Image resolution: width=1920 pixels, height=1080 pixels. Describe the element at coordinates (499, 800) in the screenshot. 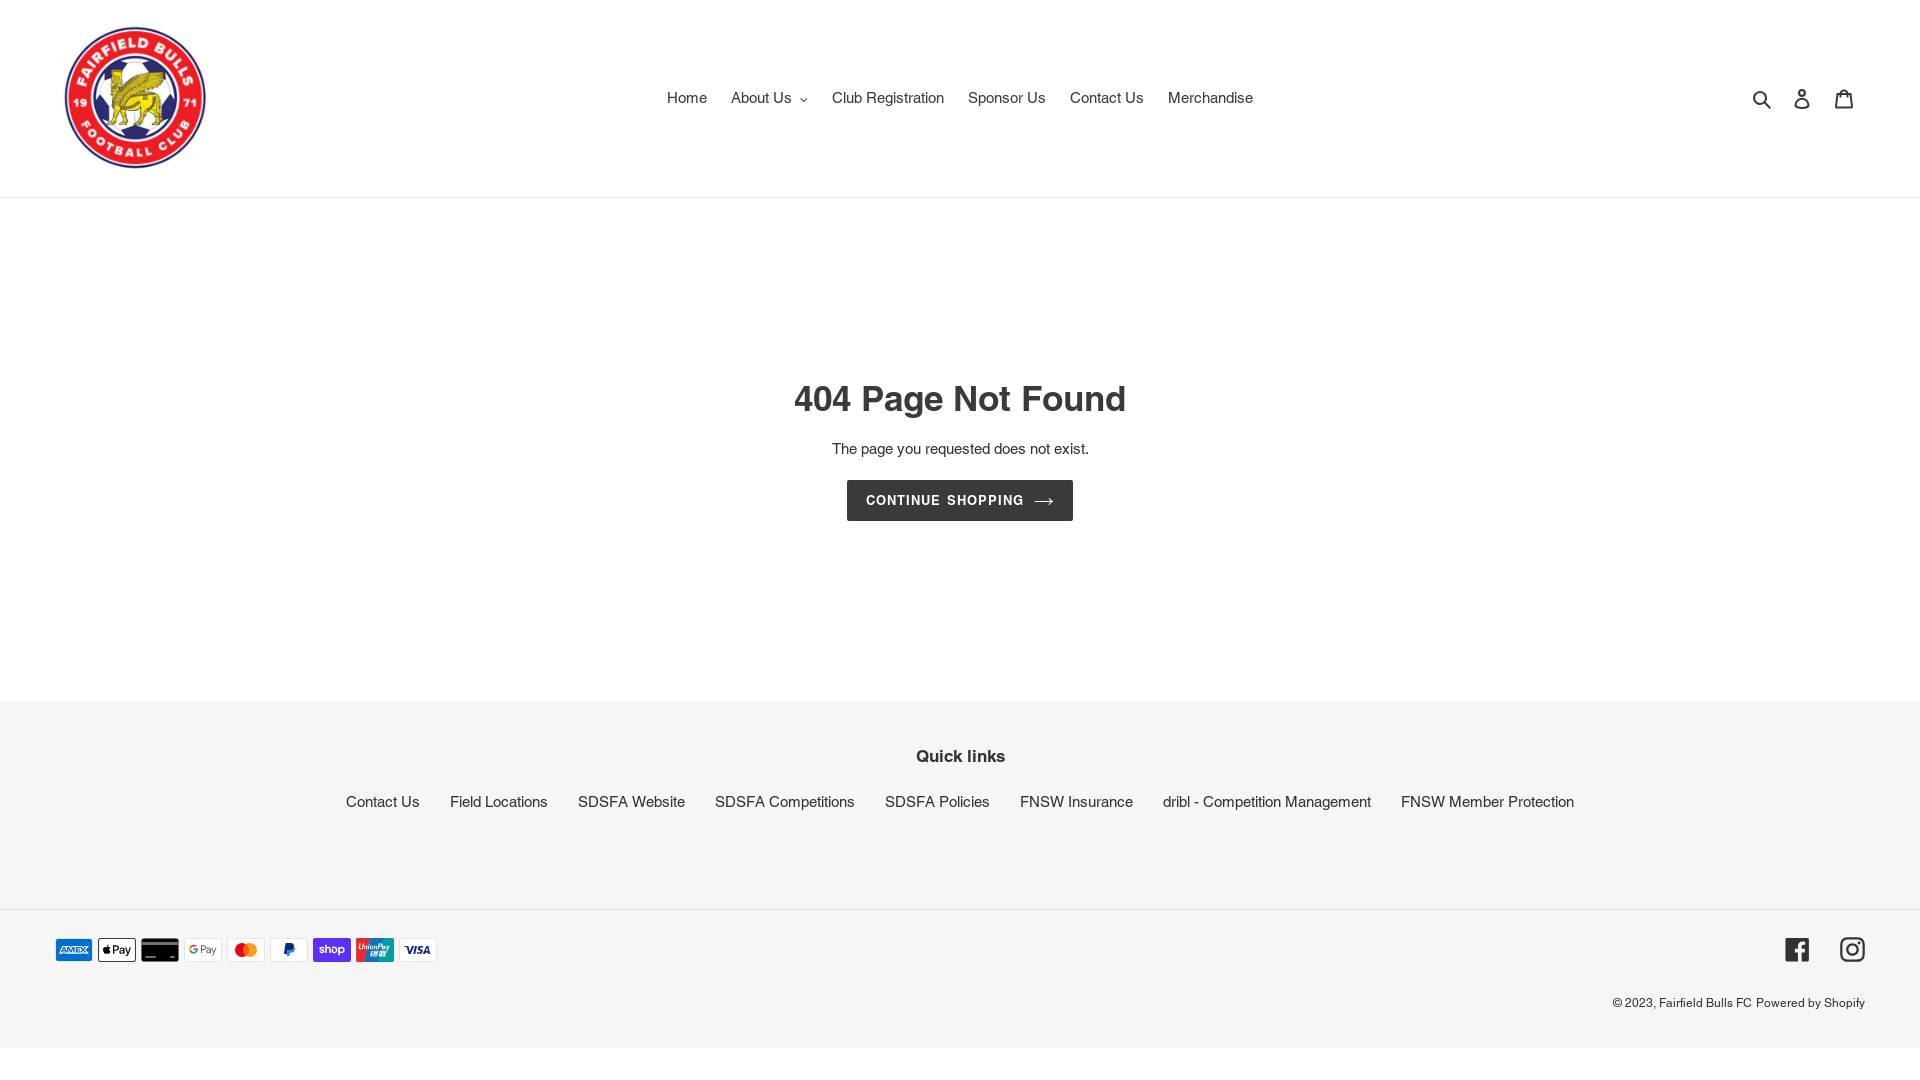

I see `'Field Locations'` at that location.